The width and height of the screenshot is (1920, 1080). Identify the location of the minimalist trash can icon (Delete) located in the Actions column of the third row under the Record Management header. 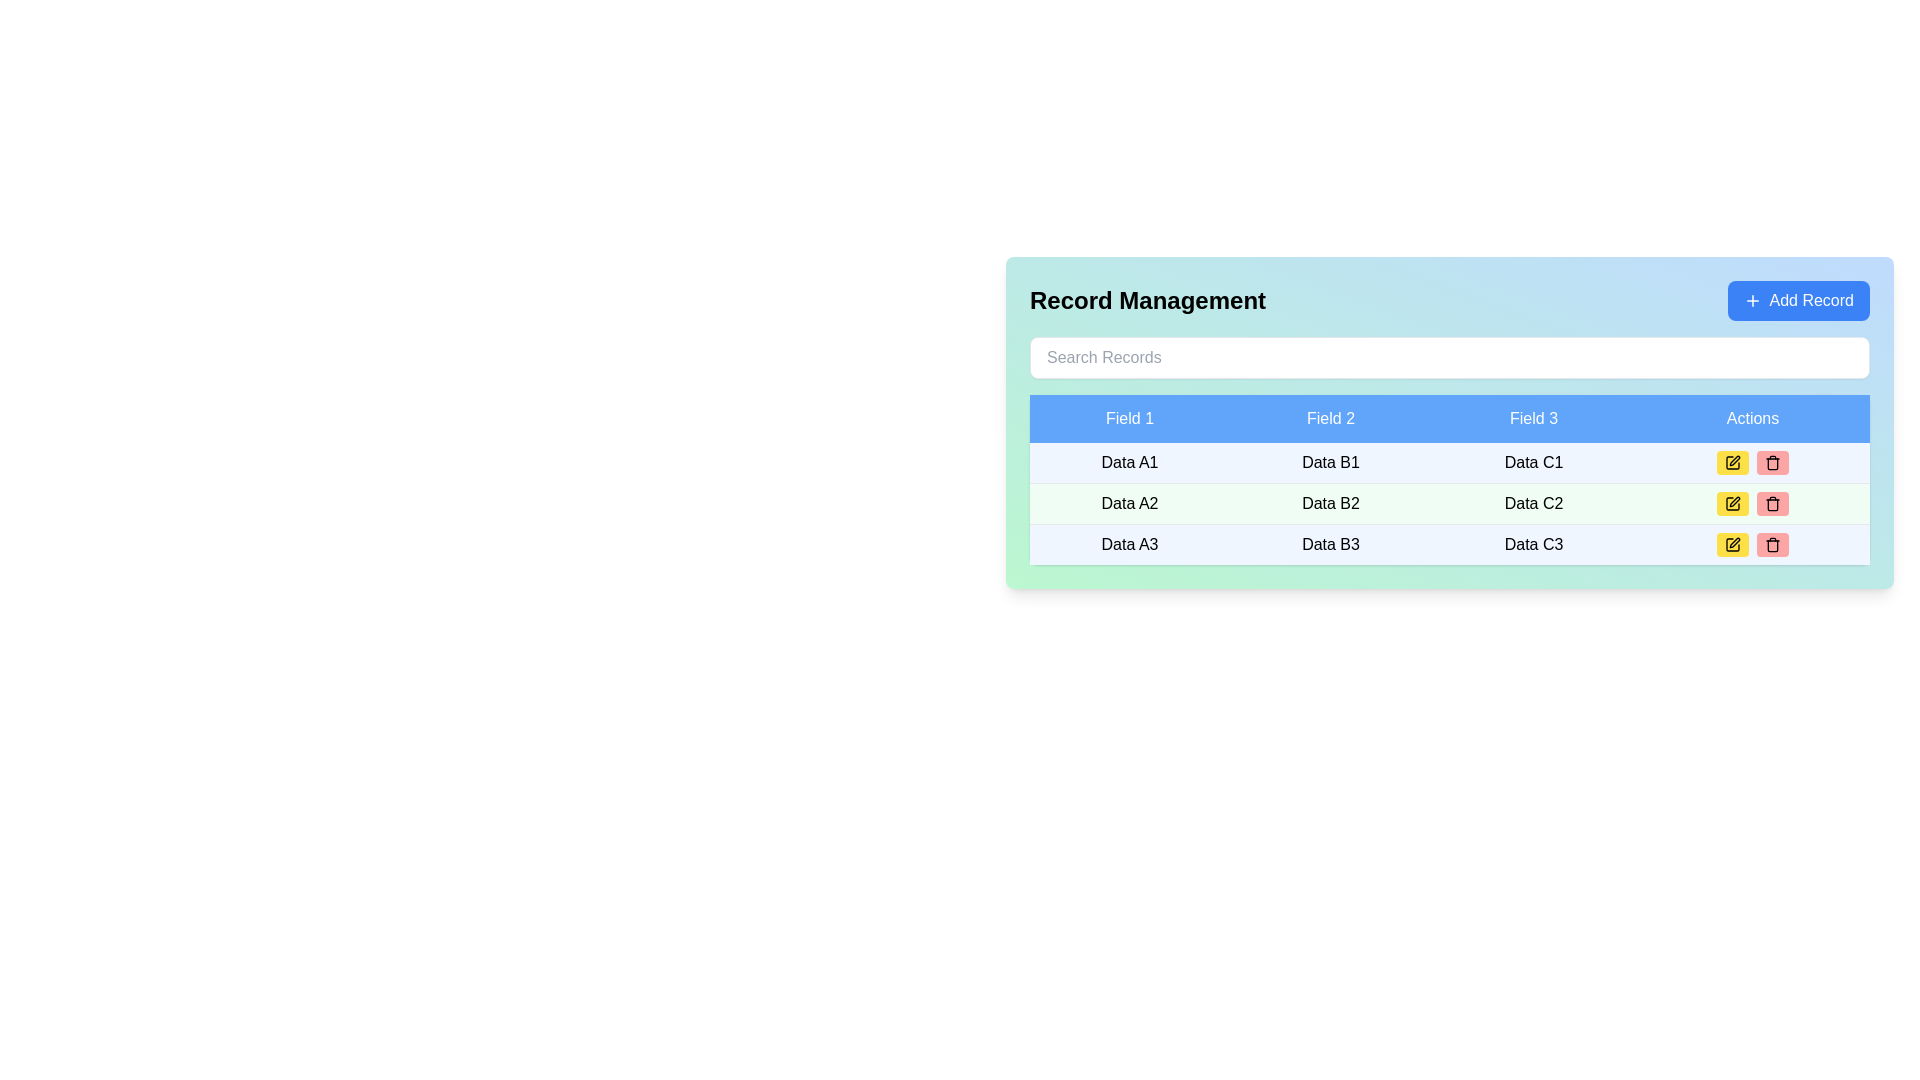
(1772, 546).